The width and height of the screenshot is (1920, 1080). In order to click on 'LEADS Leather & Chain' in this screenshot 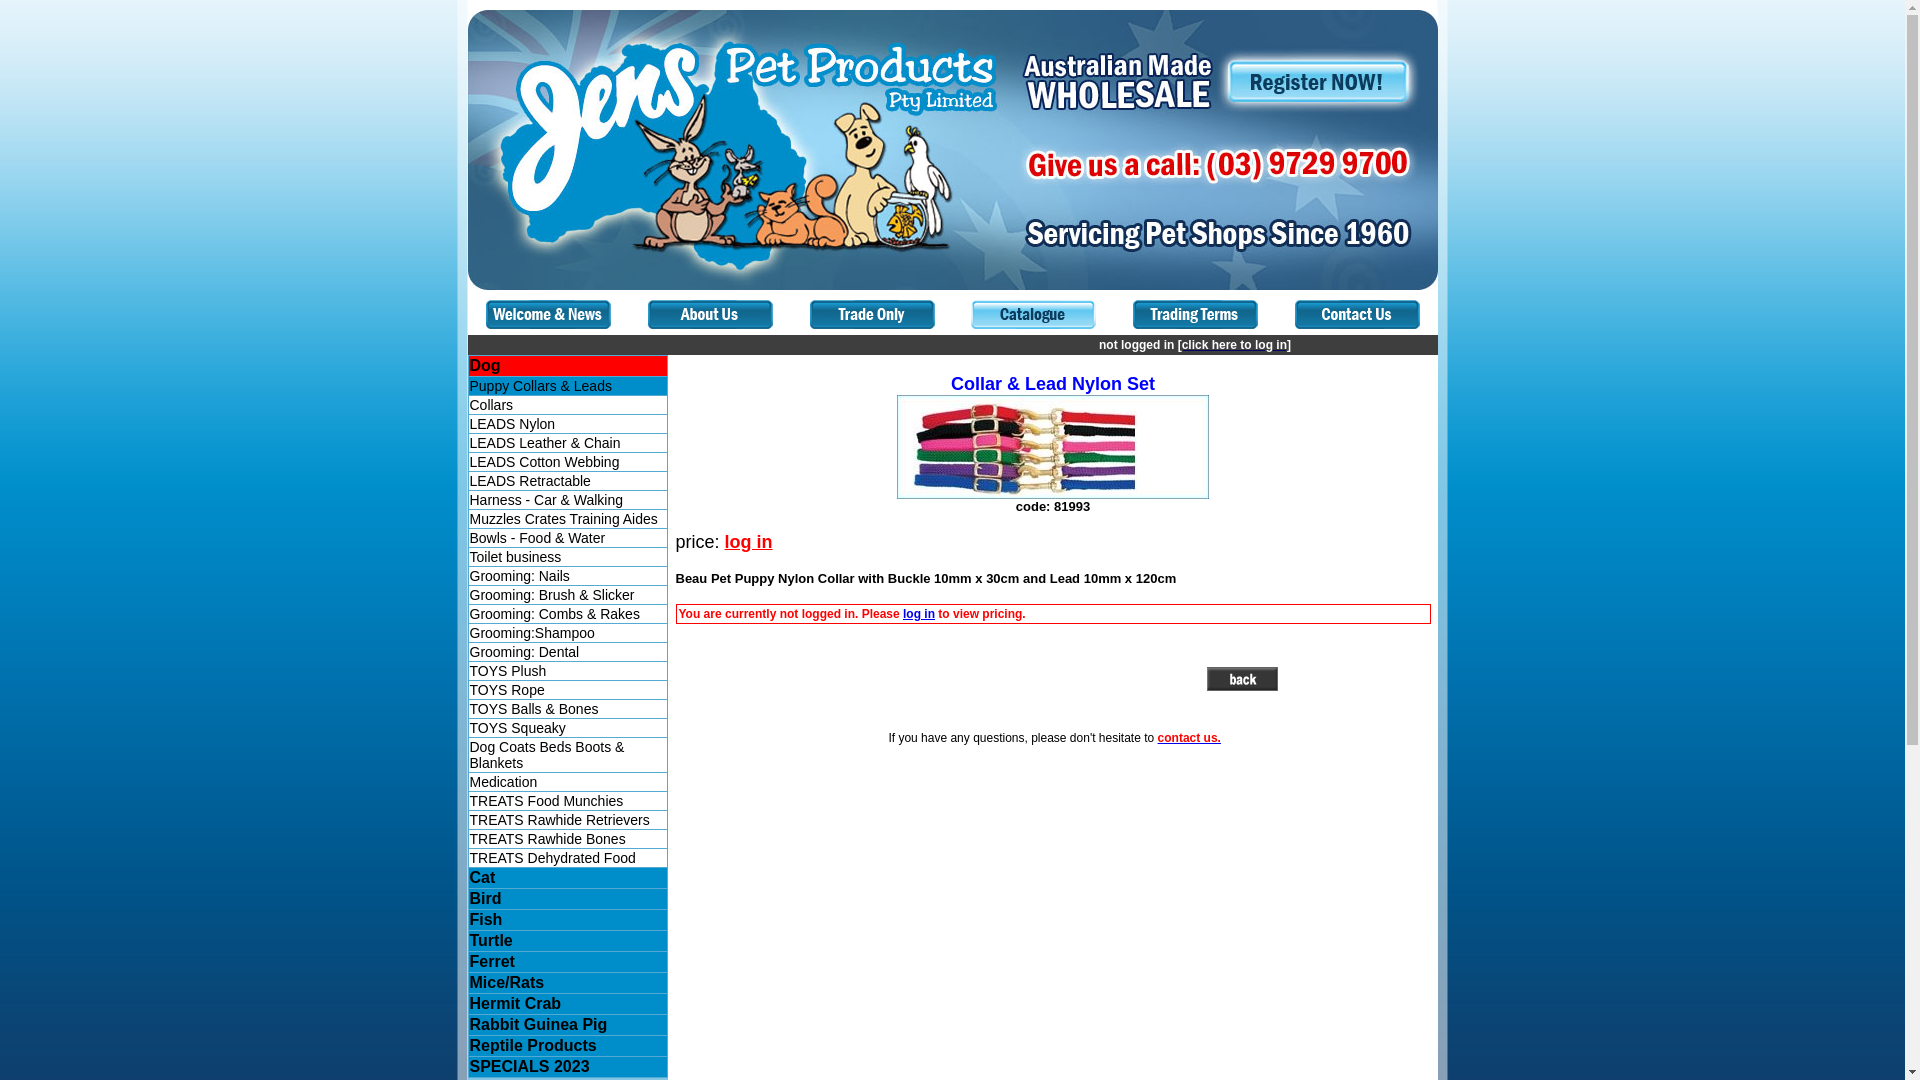, I will do `click(545, 442)`.